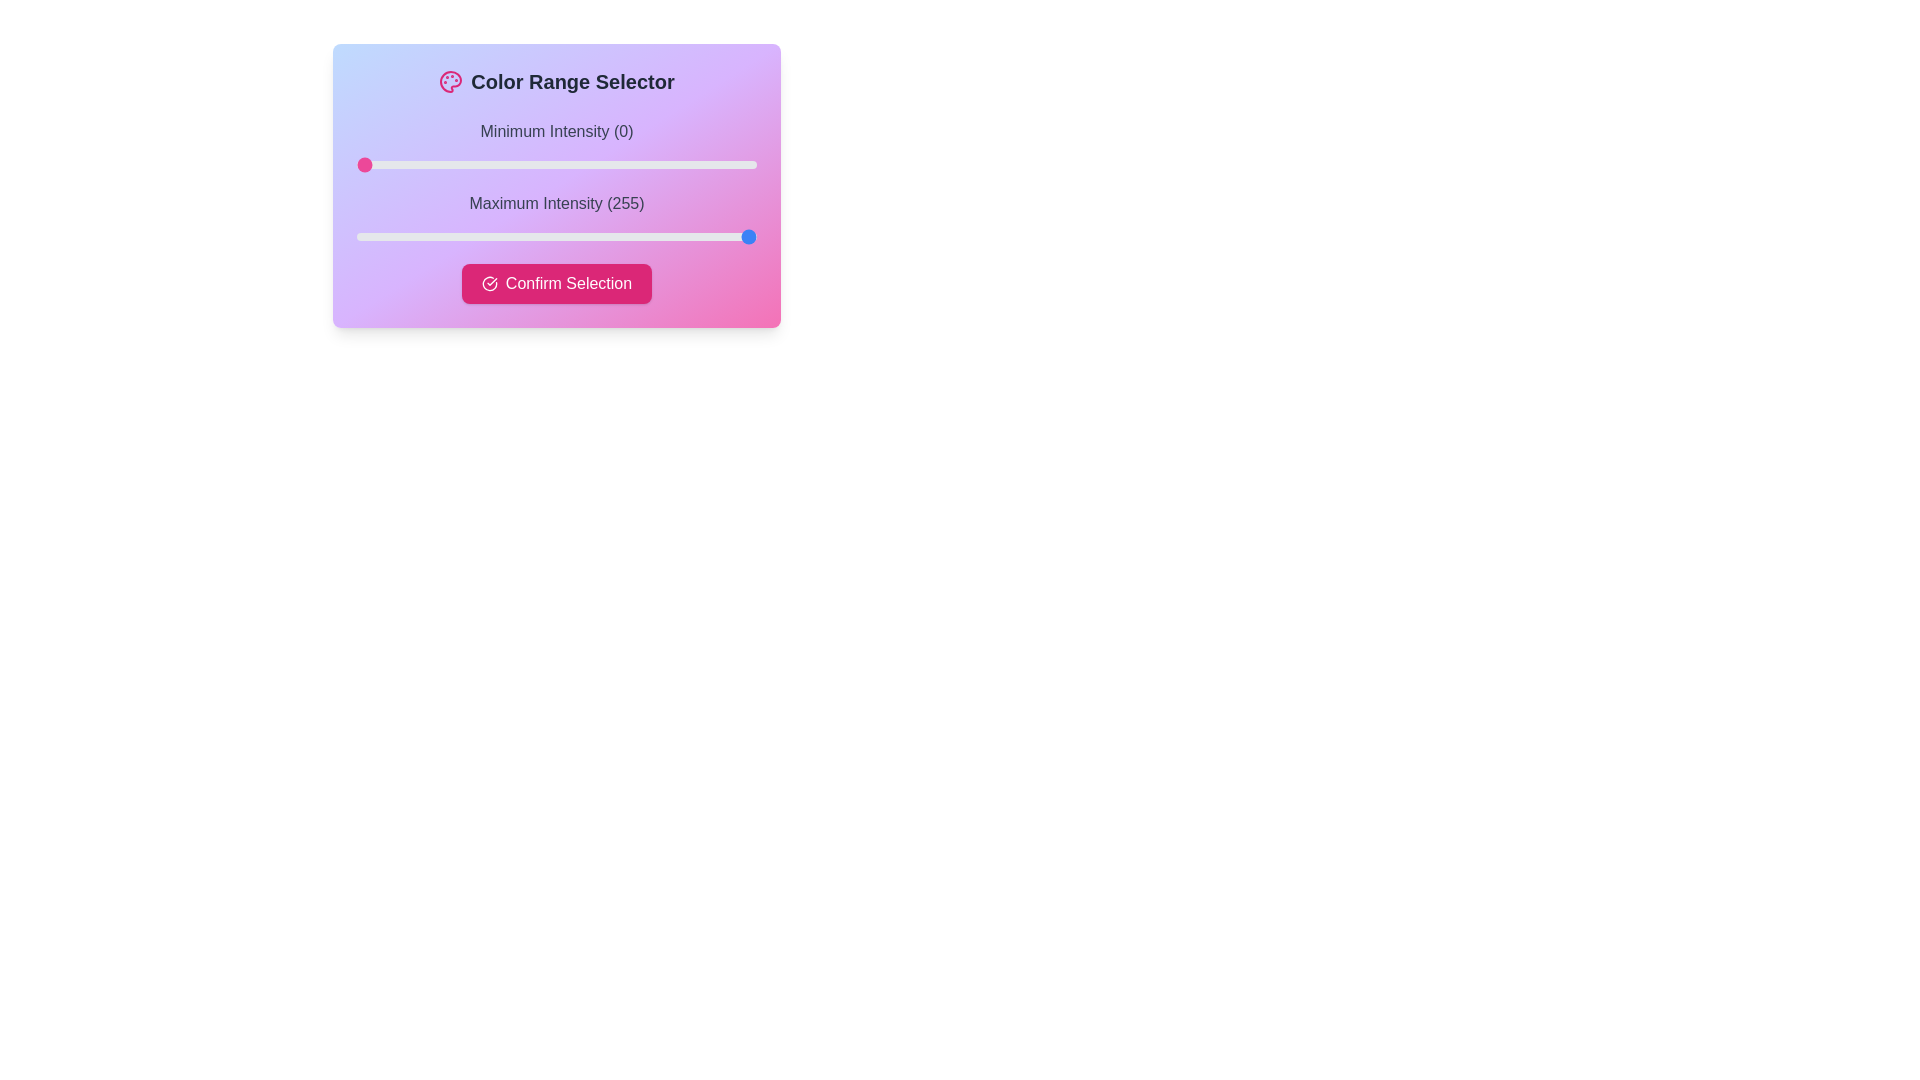 The image size is (1920, 1080). What do you see at coordinates (551, 164) in the screenshot?
I see `the minimum intensity slider to 124 value` at bounding box center [551, 164].